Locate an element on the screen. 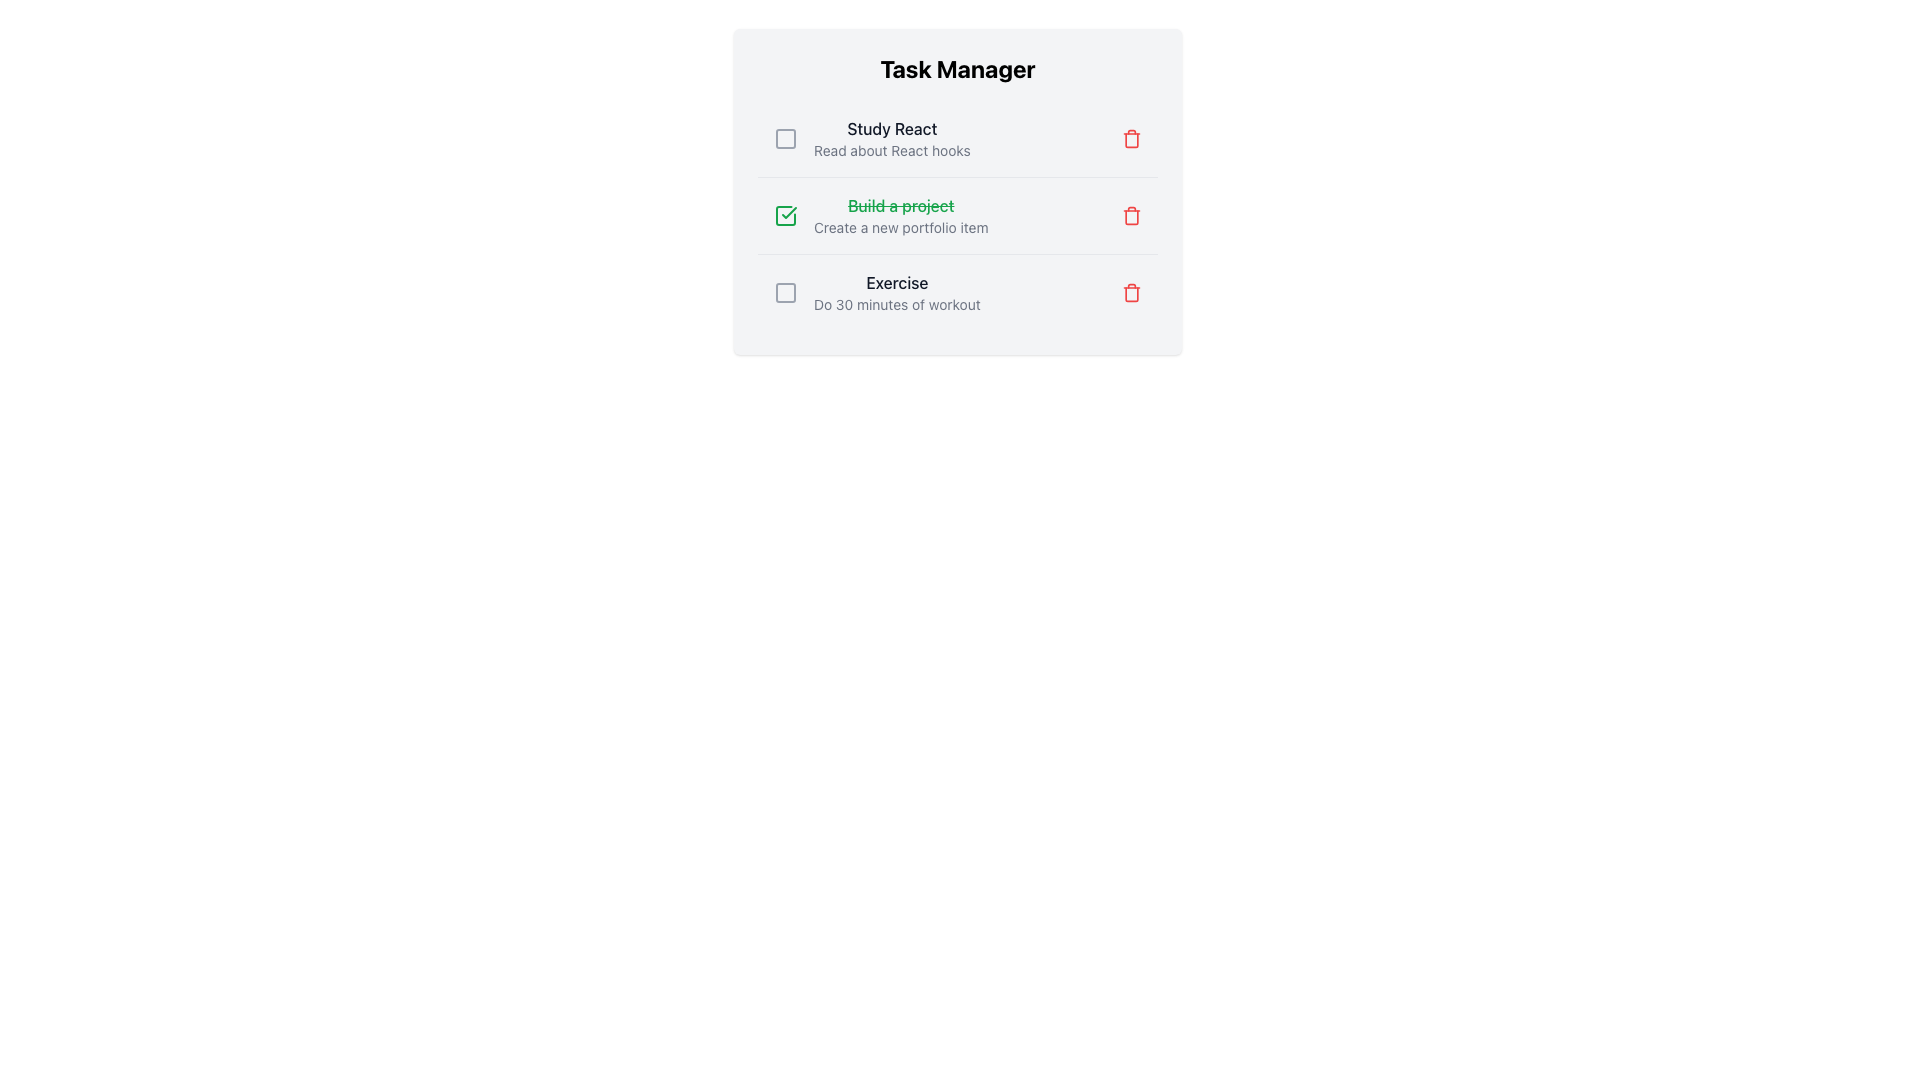  the second task item in the 'Task Manager' section, which contains the text 'Build a project' struck through in green and 'Create a new portfolio item' in smaller gray font is located at coordinates (900, 216).